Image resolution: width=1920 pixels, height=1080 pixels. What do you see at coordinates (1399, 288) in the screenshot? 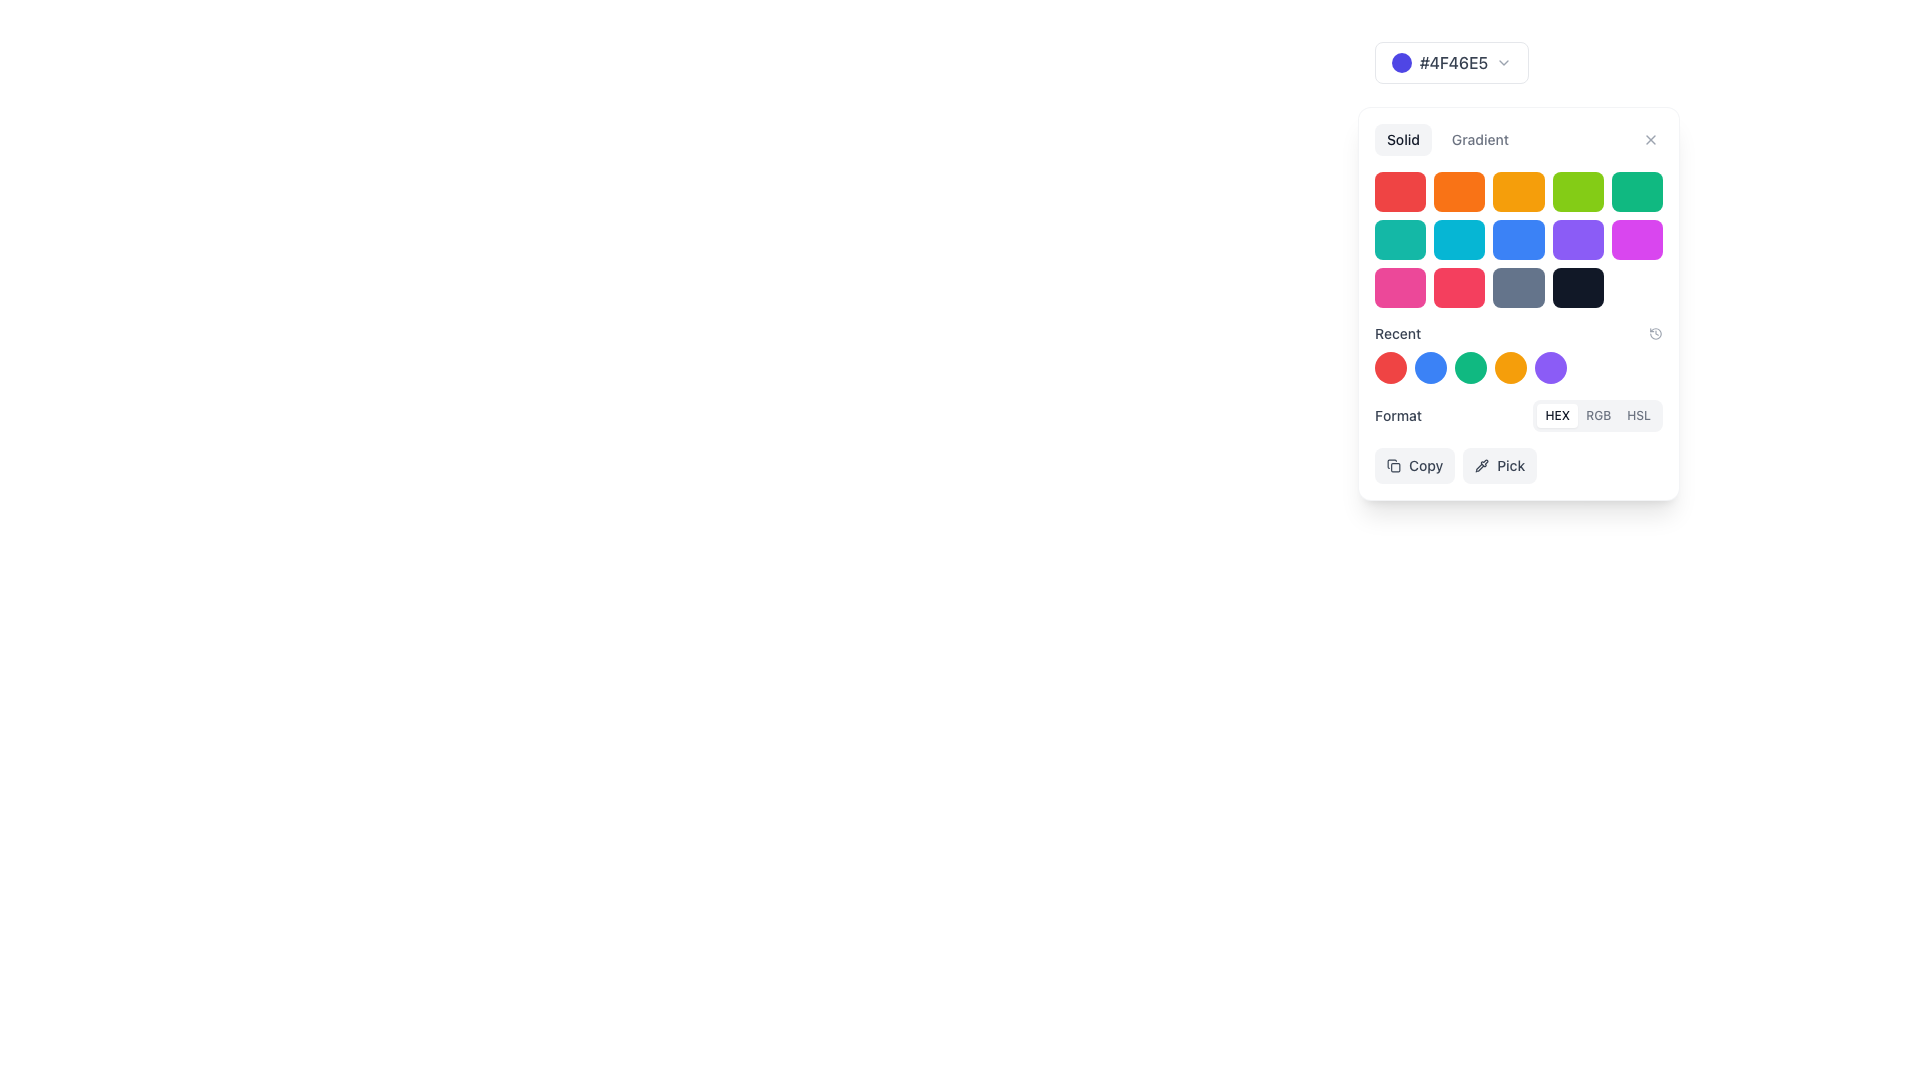
I see `the pink color selection button located in the bottom row, first column of the grid` at bounding box center [1399, 288].